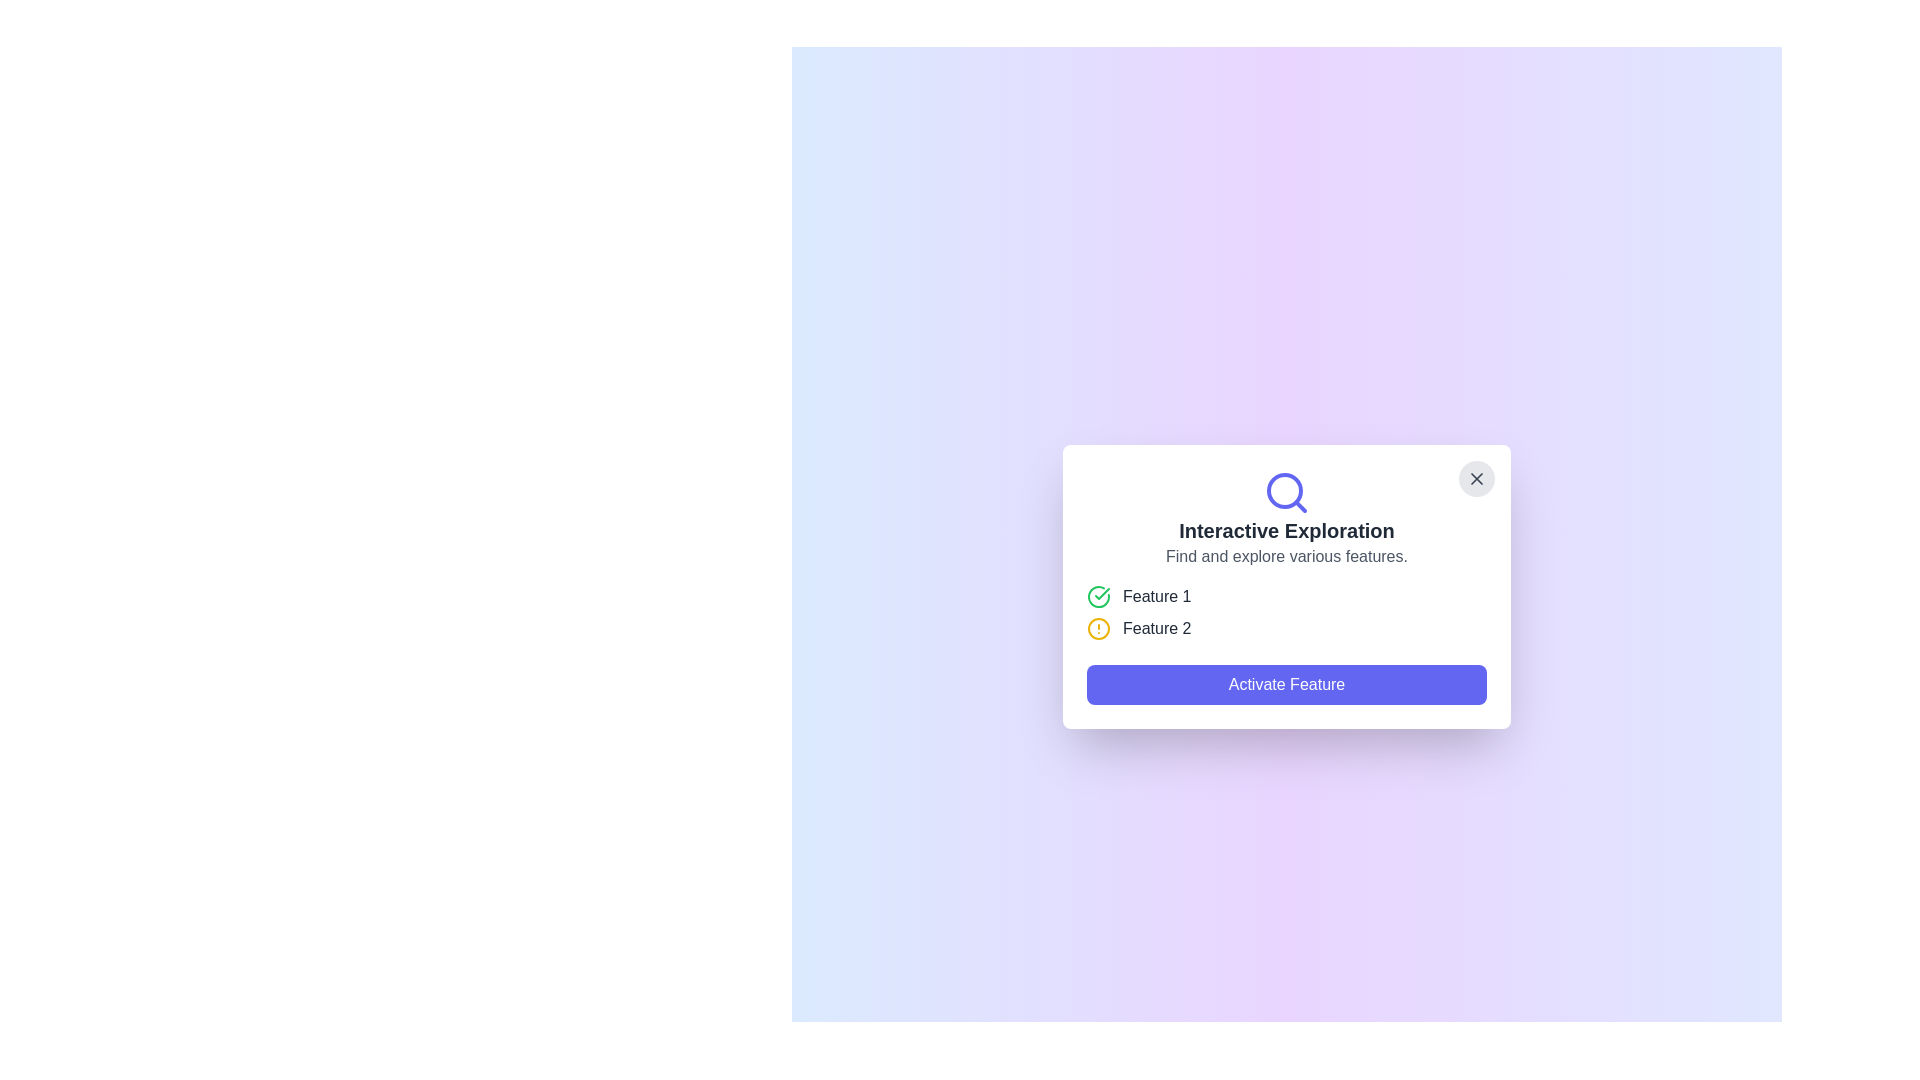 Image resolution: width=1920 pixels, height=1080 pixels. What do you see at coordinates (1286, 556) in the screenshot?
I see `the static text element reading 'Find and explore various features.' that is located beneath the title 'Interactive Exploration'` at bounding box center [1286, 556].